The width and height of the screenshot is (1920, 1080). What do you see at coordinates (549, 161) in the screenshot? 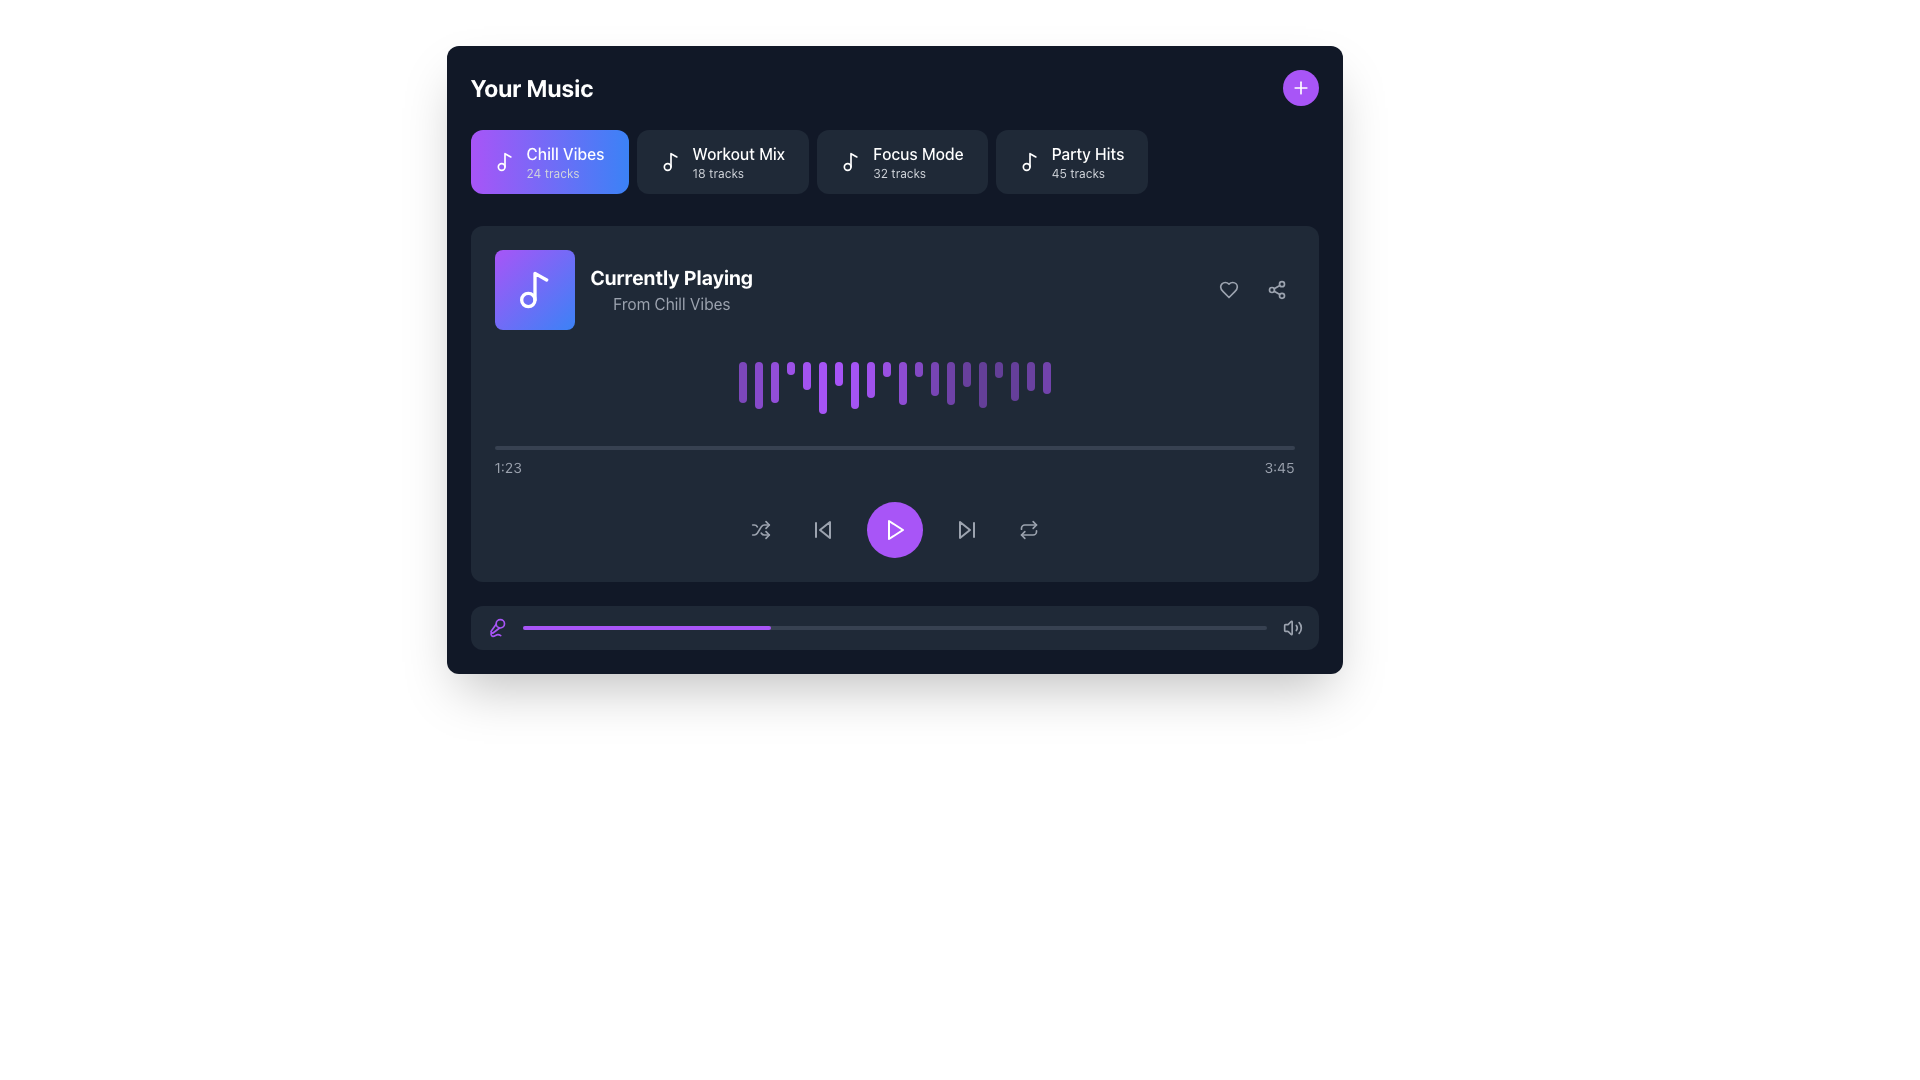
I see `the 'Chill Vibes' playlist button` at bounding box center [549, 161].